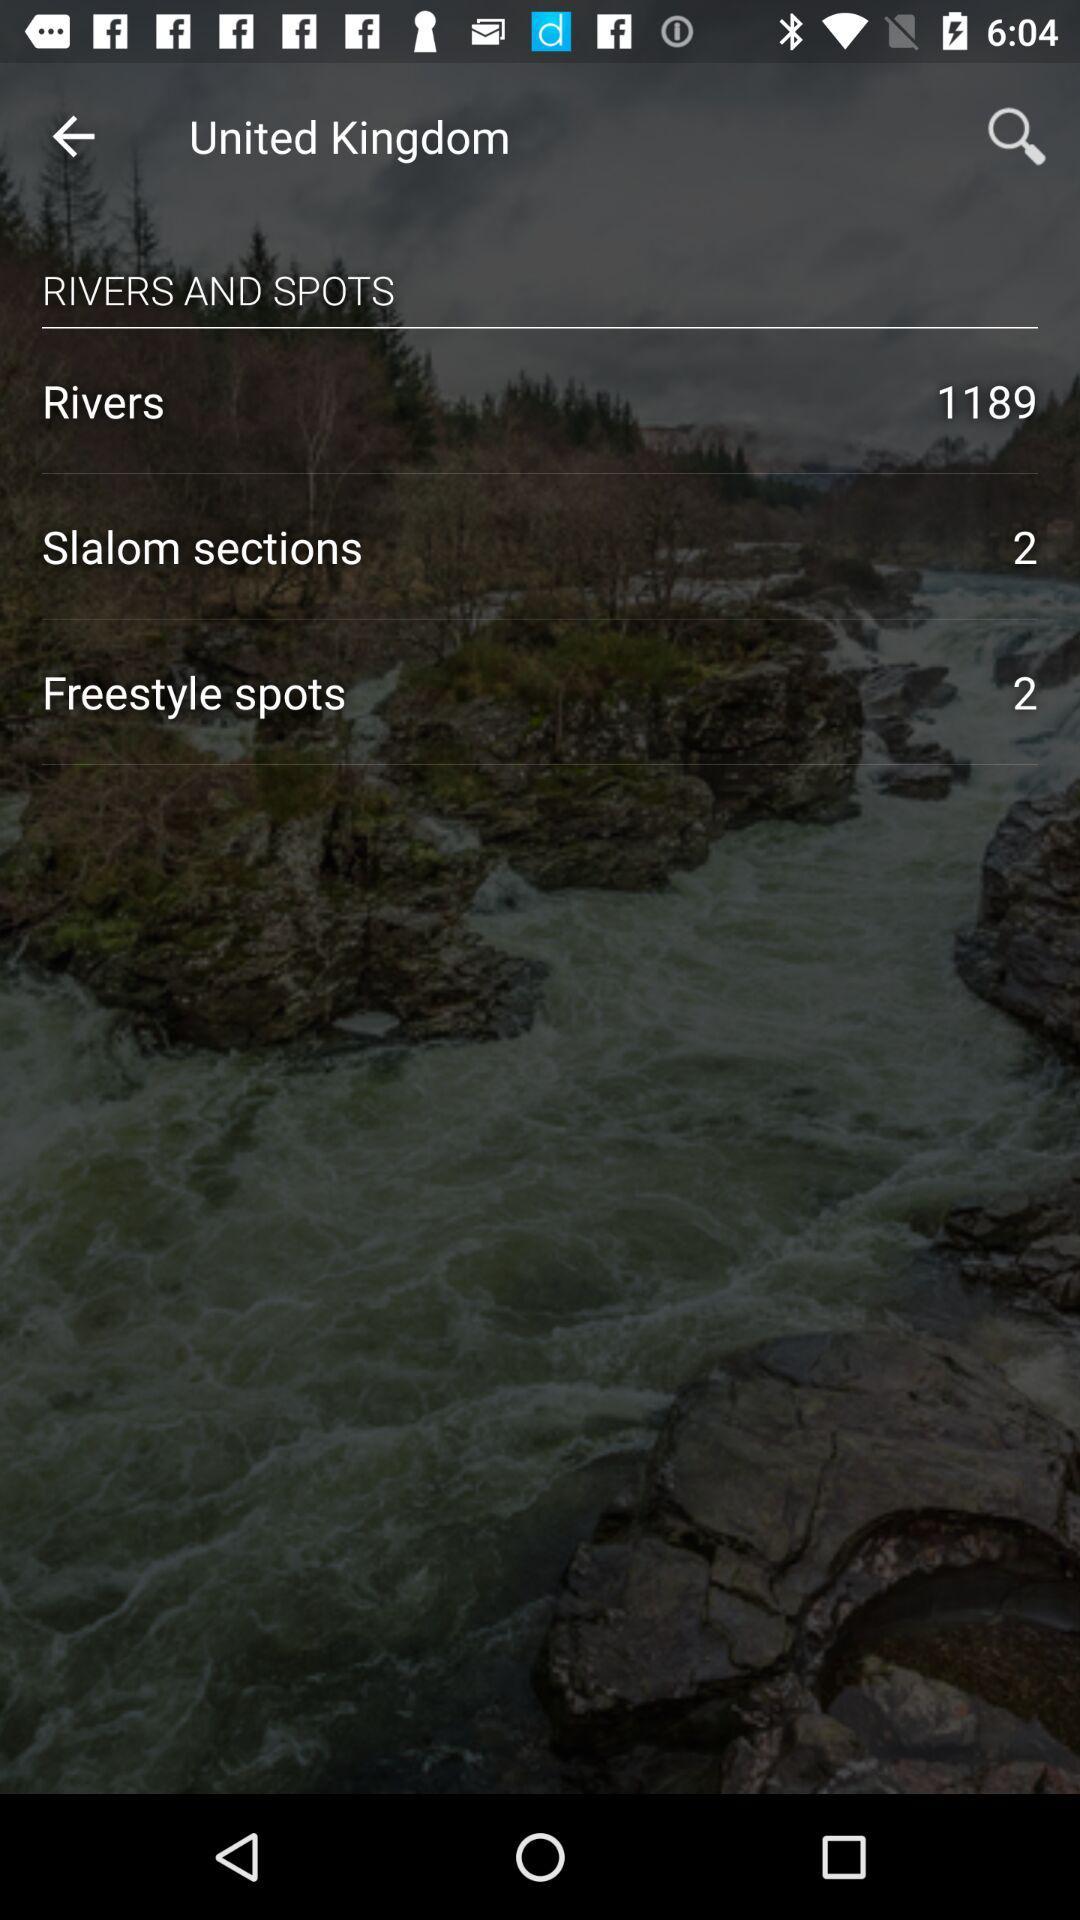 This screenshot has height=1920, width=1080. What do you see at coordinates (986, 400) in the screenshot?
I see `the item next to rivers icon` at bounding box center [986, 400].